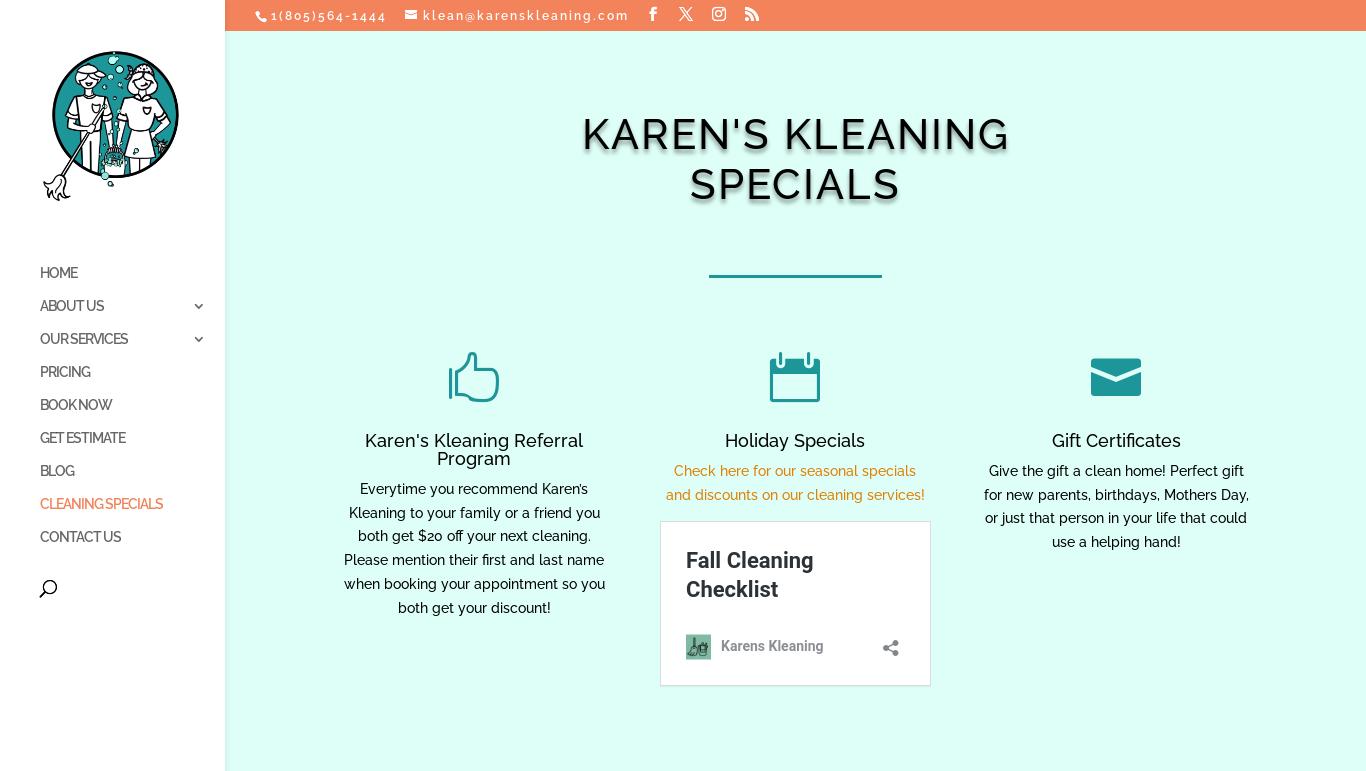 The image size is (1366, 771). Describe the element at coordinates (526, 16) in the screenshot. I see `'klean@karenskleaning.com'` at that location.